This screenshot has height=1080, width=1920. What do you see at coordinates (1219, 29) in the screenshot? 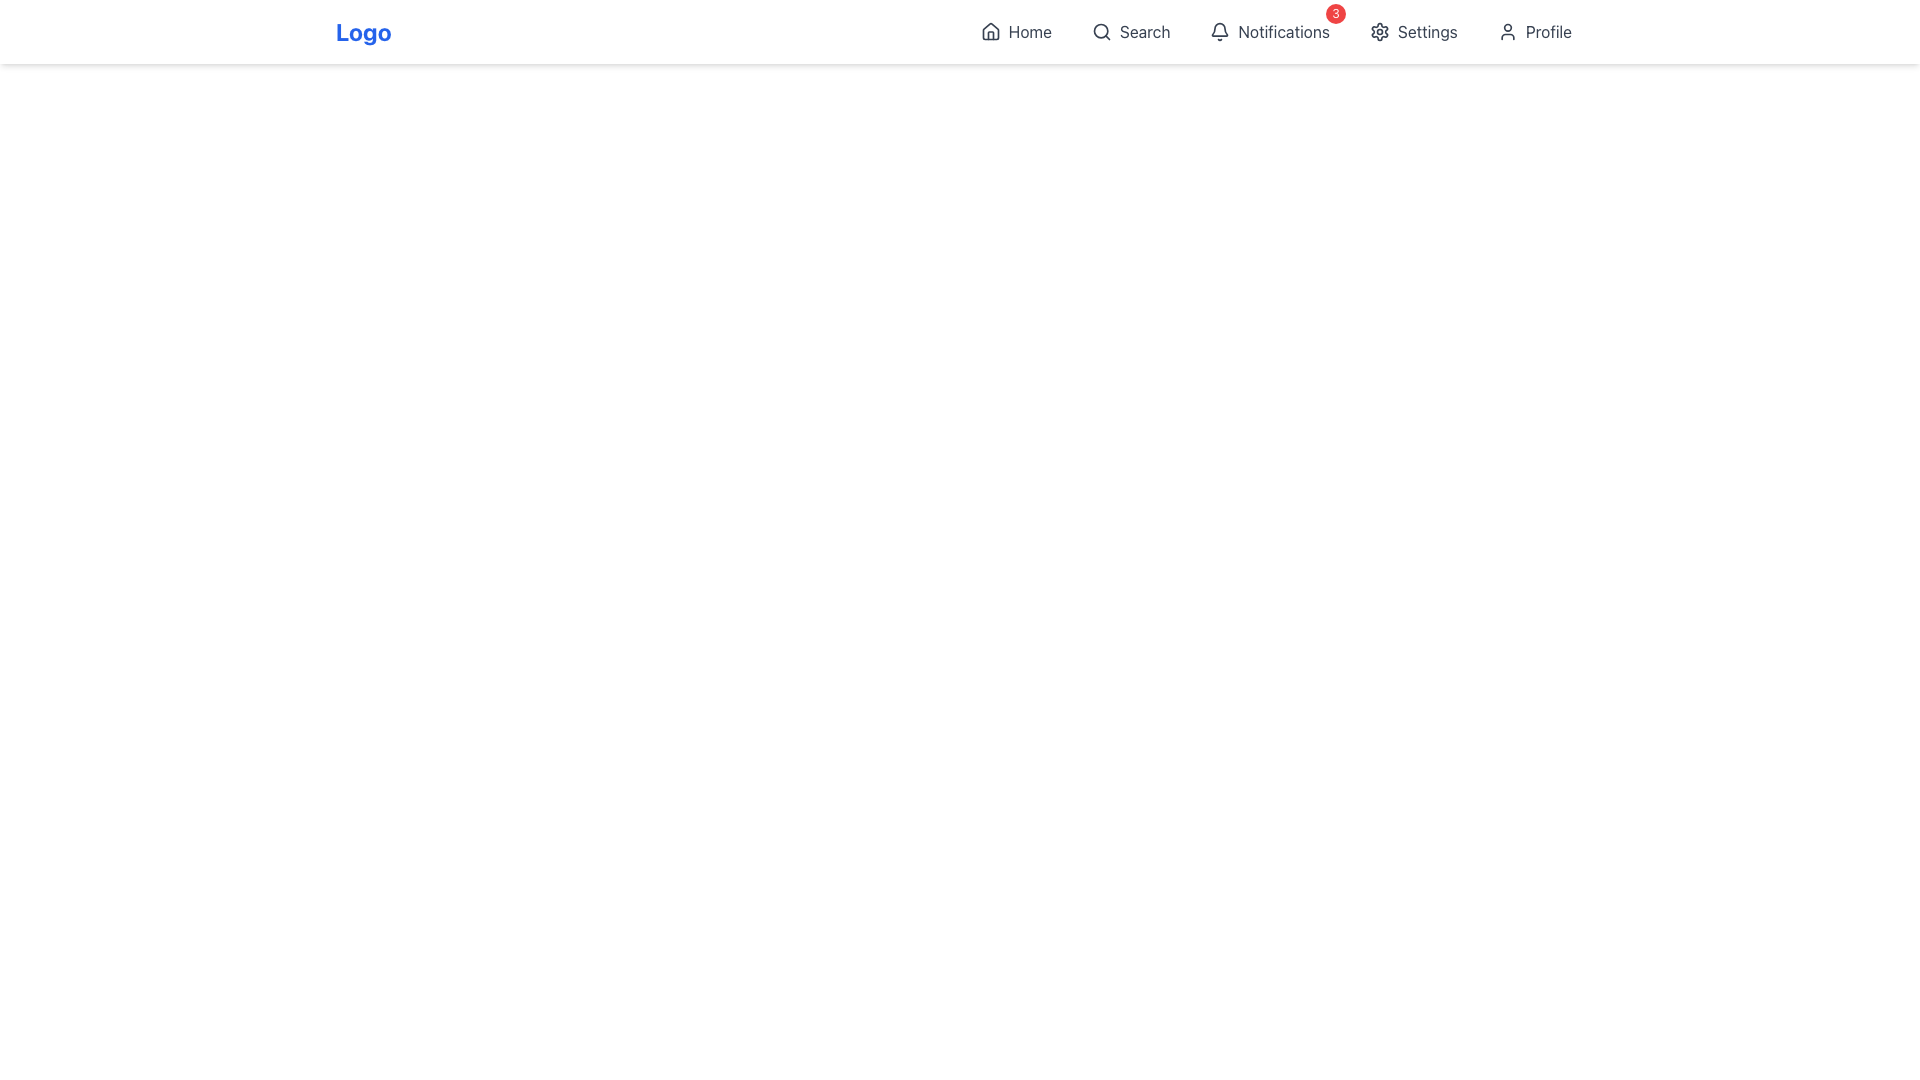
I see `the bell-shaped notification icon located in the upper-right navigation bar` at bounding box center [1219, 29].